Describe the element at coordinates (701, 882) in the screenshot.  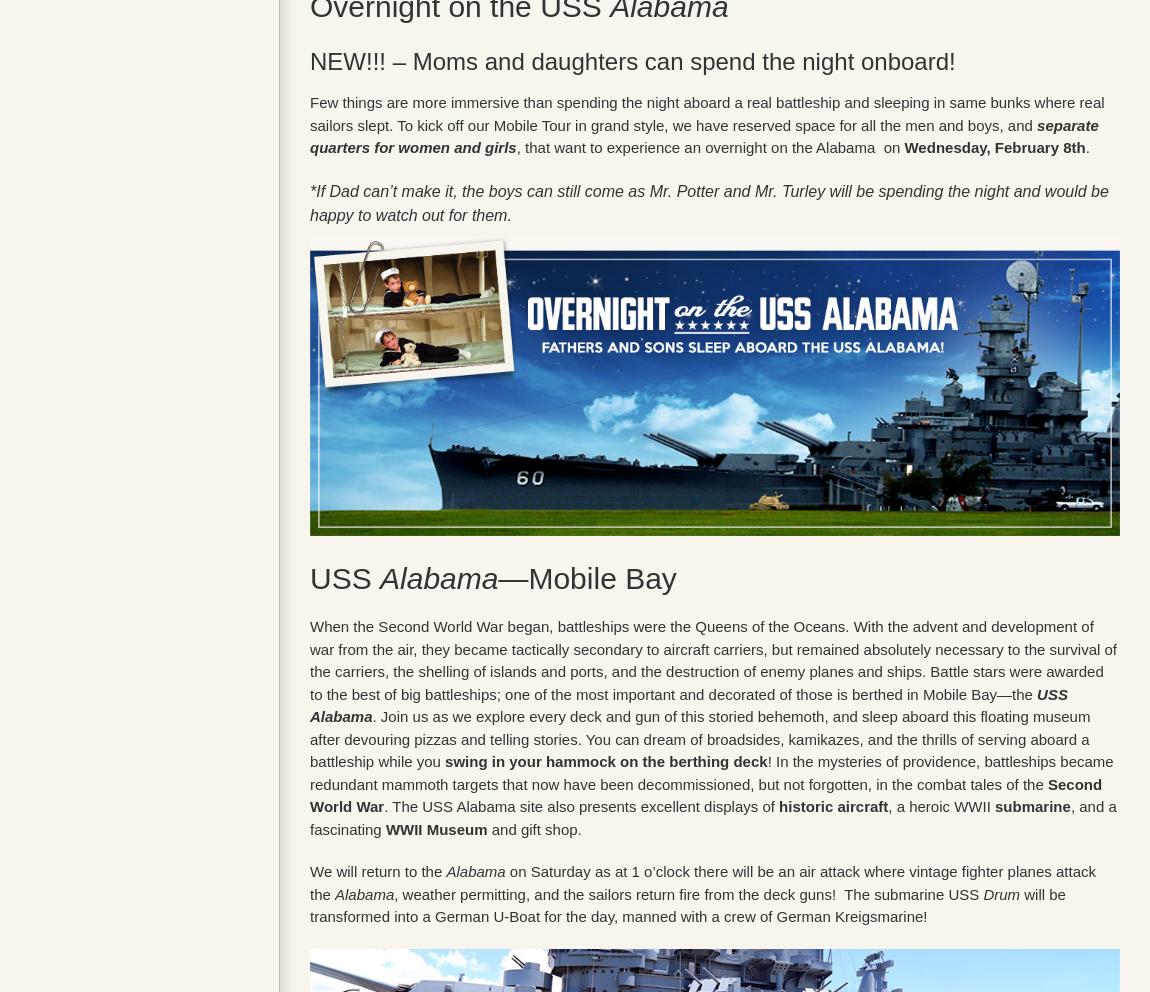
I see `'on Saturday as at 1 o’clock there will be an air attack where vintage fighter planes attack the'` at that location.